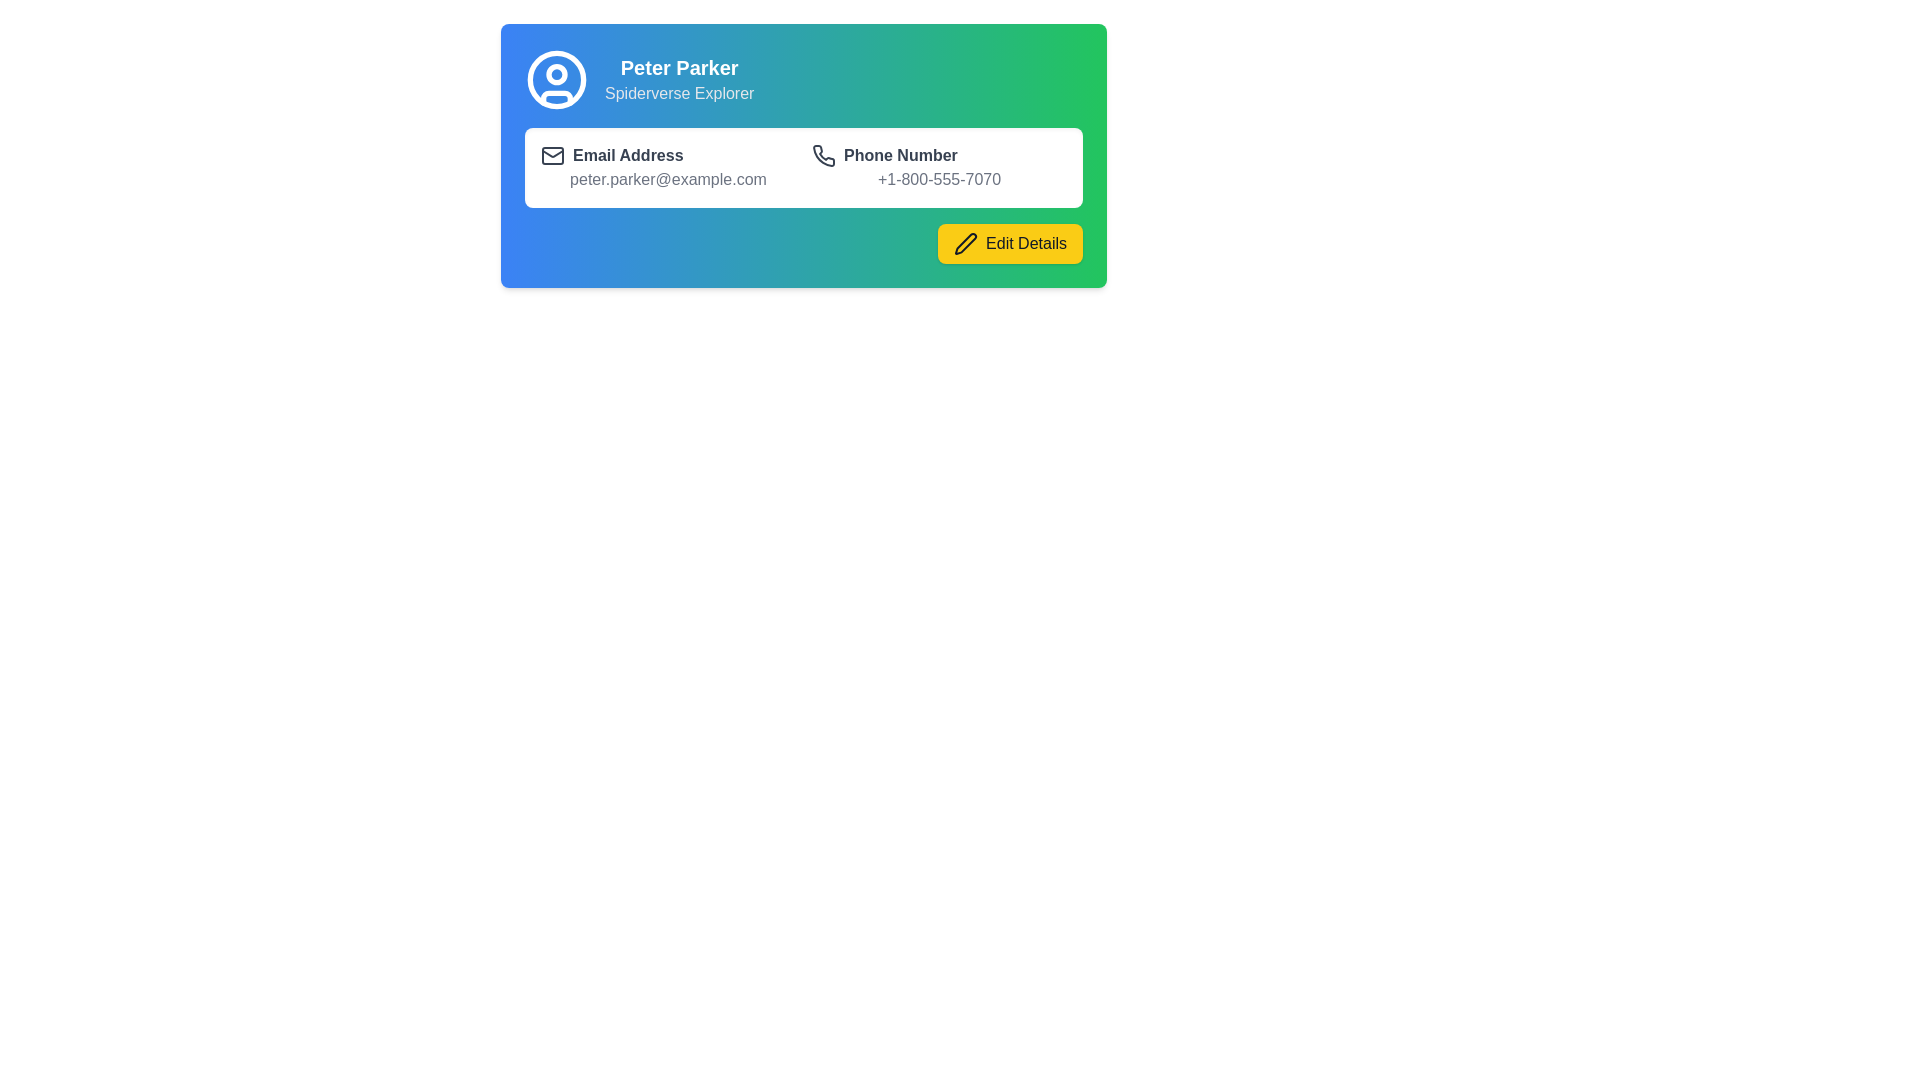  I want to click on the 'Email Address' label with an envelope icon, which is positioned in the user information card, under the user's name and above the email address, so click(668, 154).